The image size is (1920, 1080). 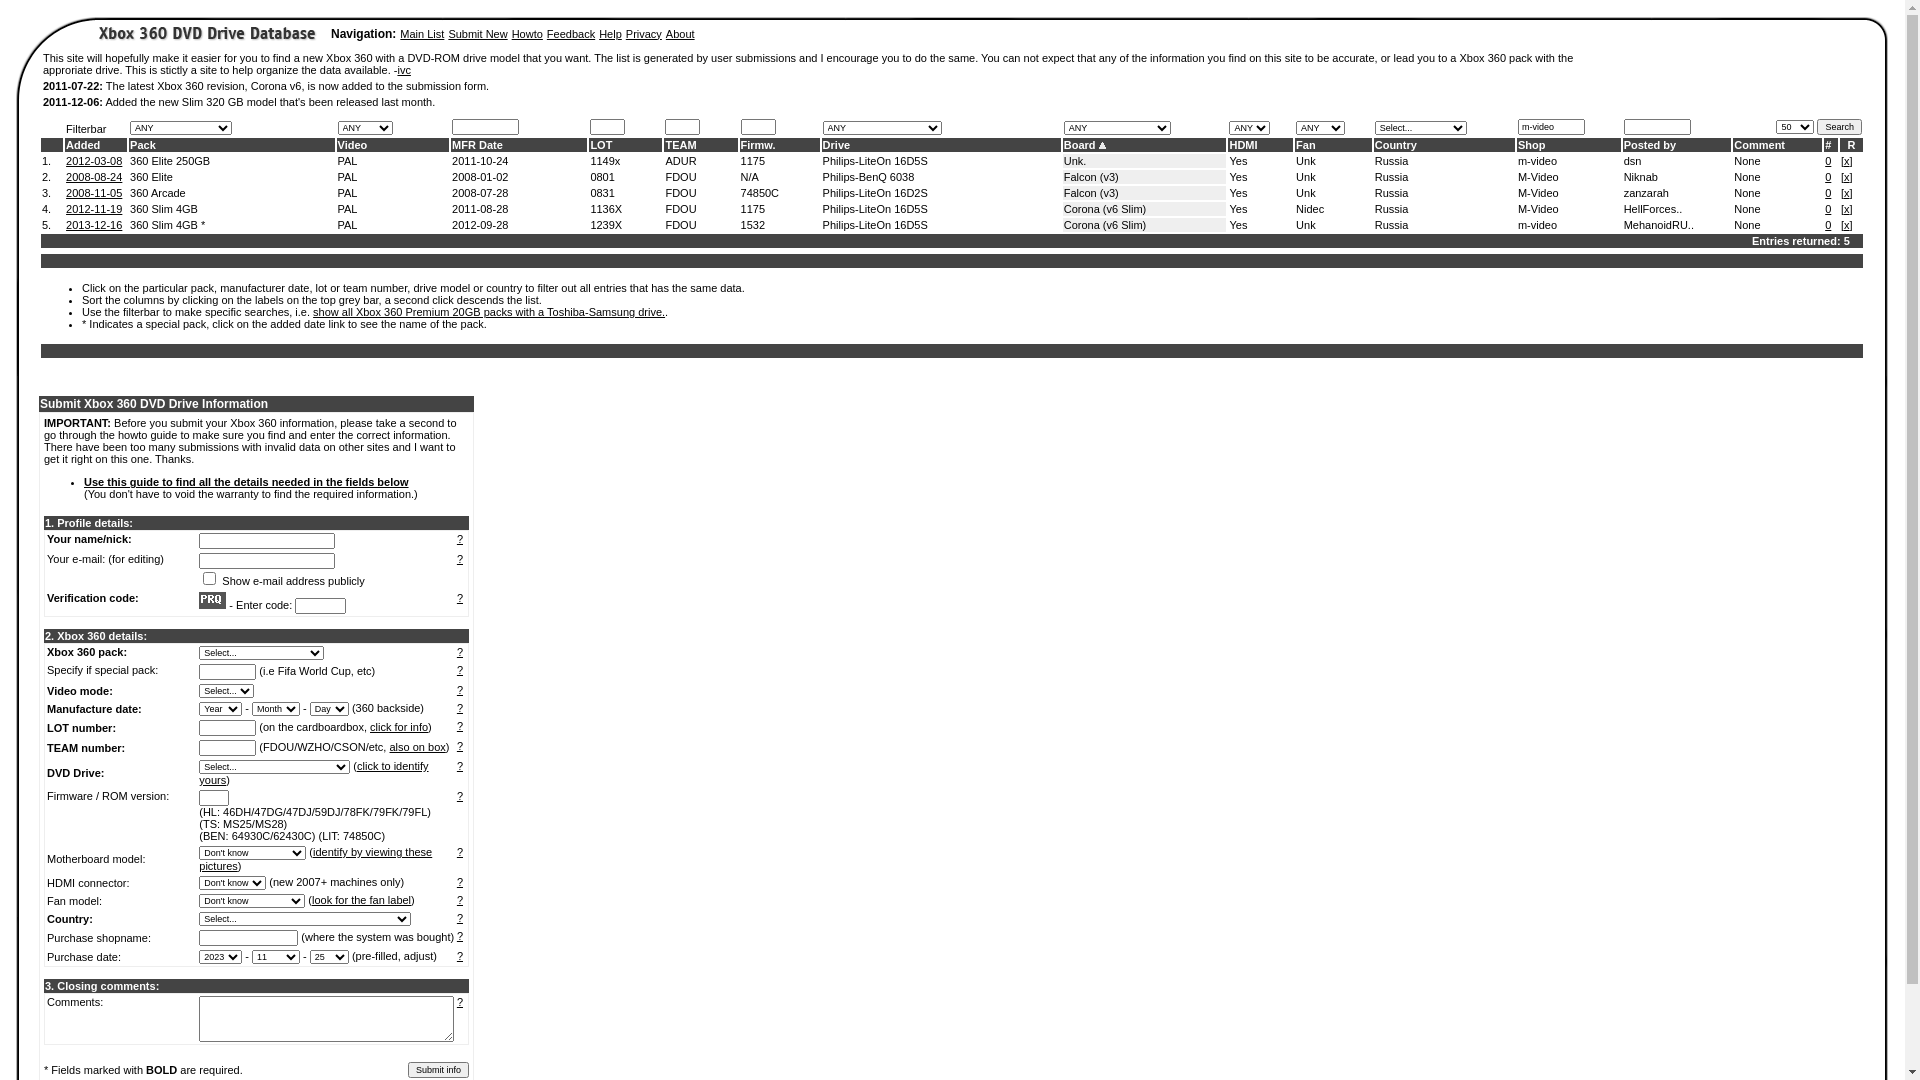 What do you see at coordinates (1391, 160) in the screenshot?
I see `'Russia'` at bounding box center [1391, 160].